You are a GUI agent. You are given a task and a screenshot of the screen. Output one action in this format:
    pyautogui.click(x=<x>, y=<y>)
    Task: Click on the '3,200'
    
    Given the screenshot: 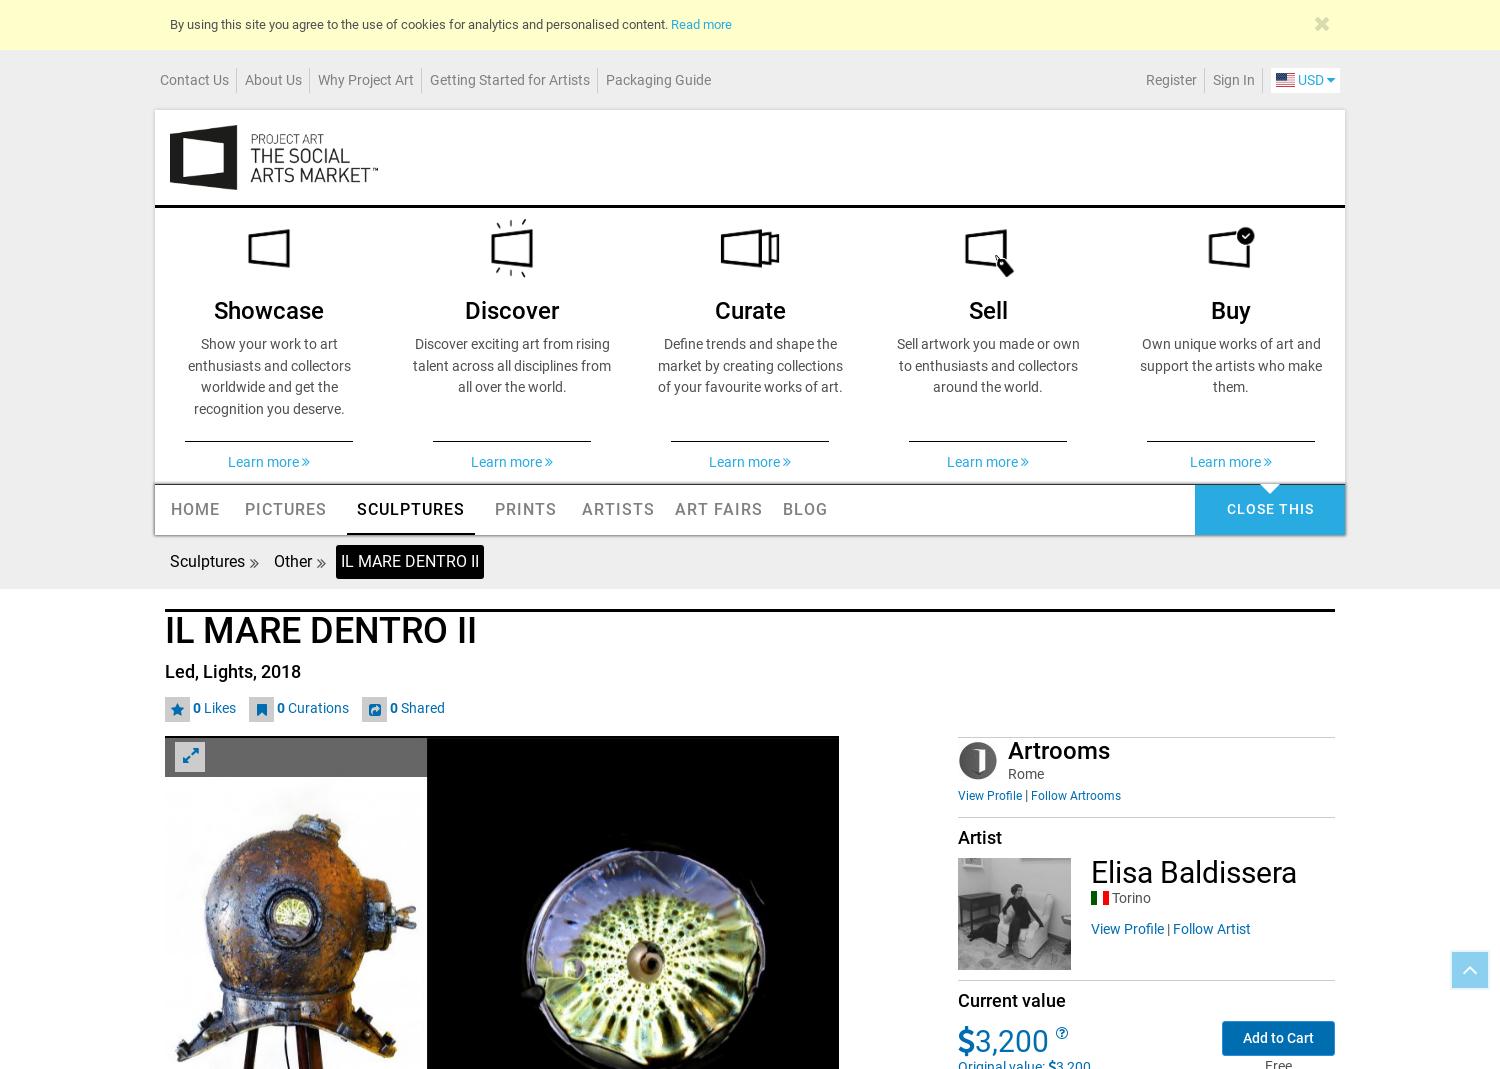 What is the action you would take?
    pyautogui.click(x=1015, y=1042)
    